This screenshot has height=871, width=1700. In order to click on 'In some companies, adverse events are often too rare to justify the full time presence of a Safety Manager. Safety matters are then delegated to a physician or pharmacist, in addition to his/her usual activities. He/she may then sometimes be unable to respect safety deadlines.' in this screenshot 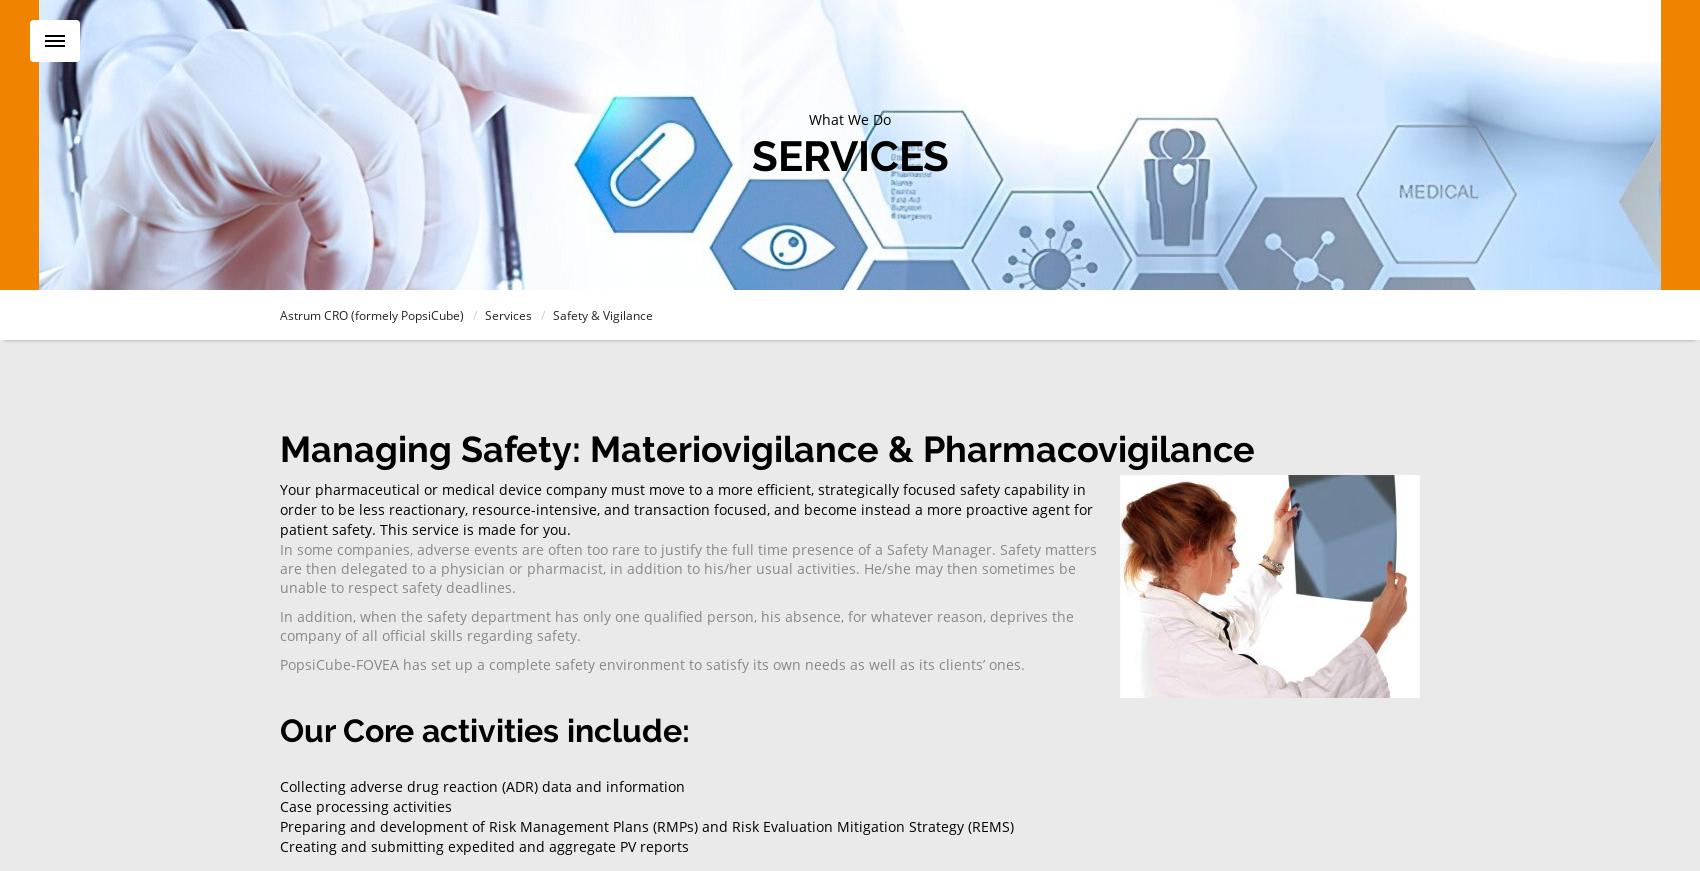, I will do `click(688, 567)`.